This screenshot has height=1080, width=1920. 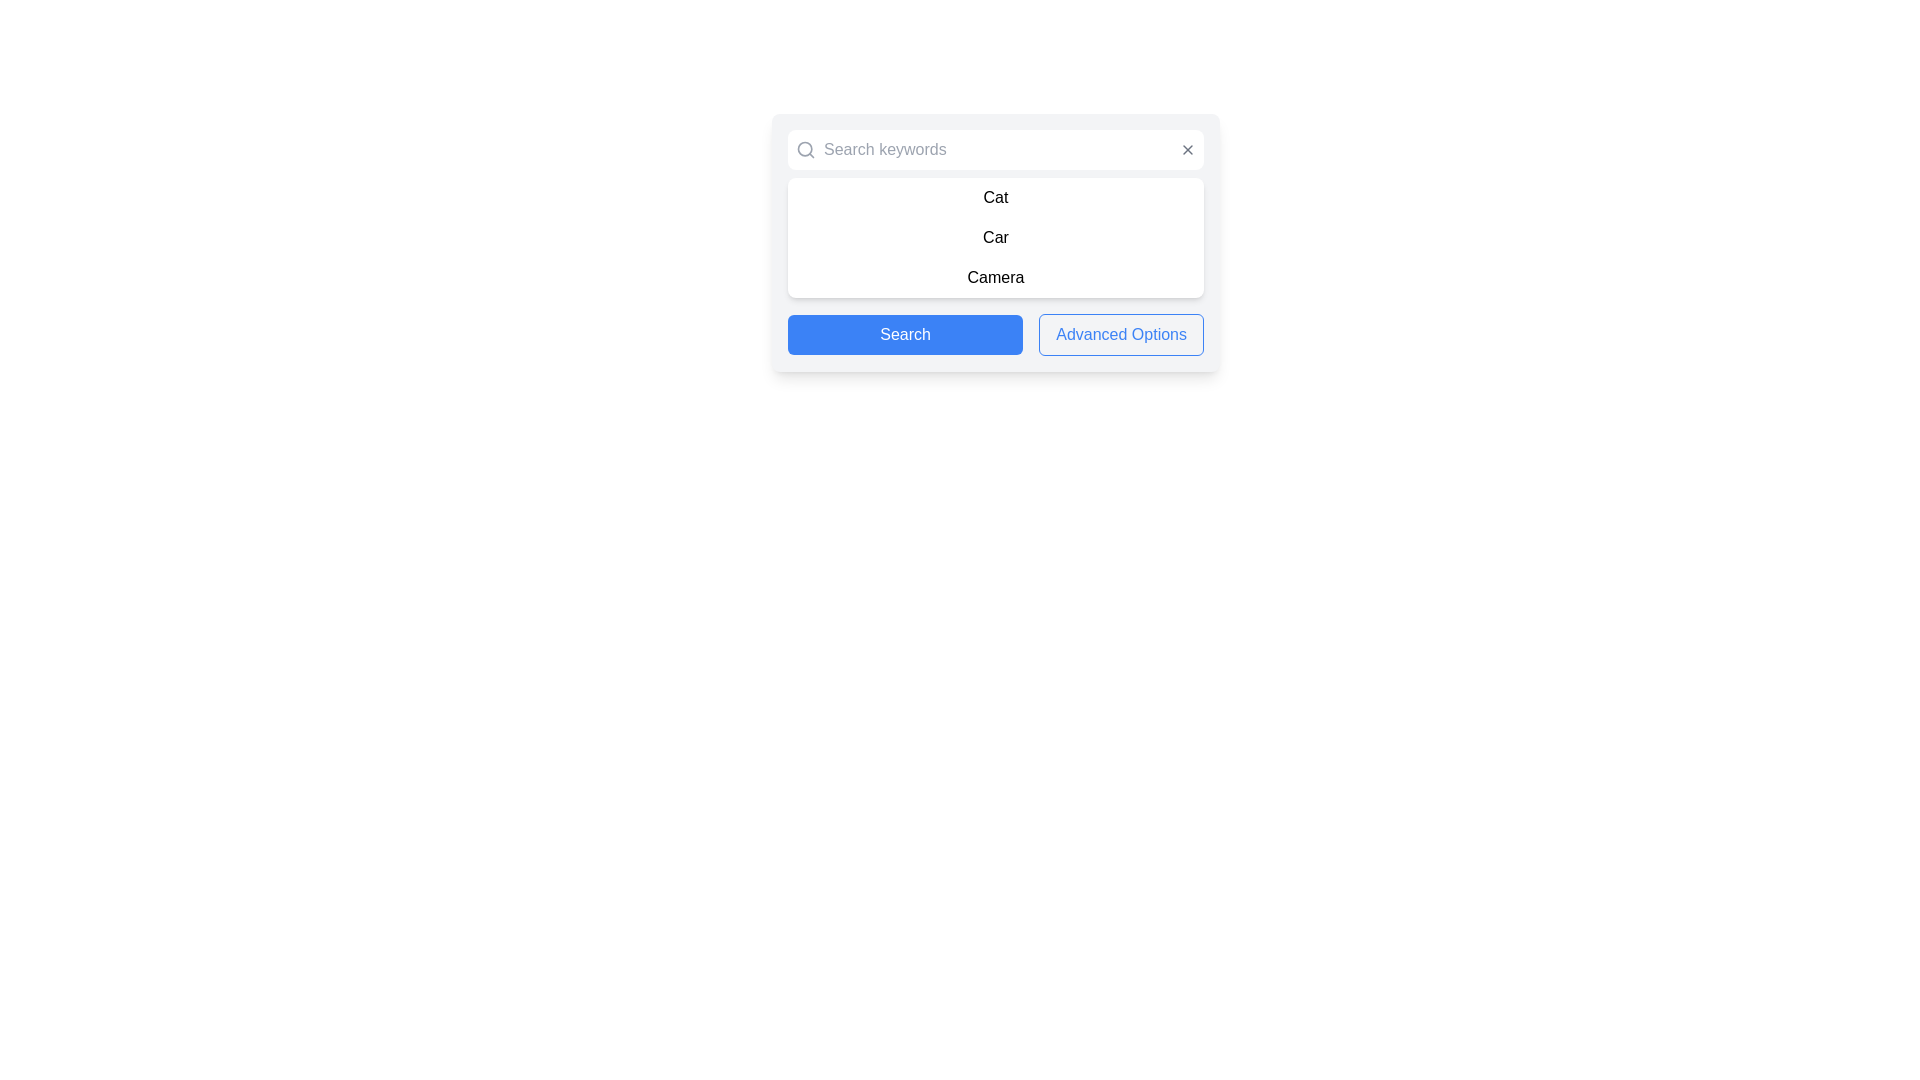 I want to click on the selectable list item displaying the word 'Car', so click(x=996, y=237).